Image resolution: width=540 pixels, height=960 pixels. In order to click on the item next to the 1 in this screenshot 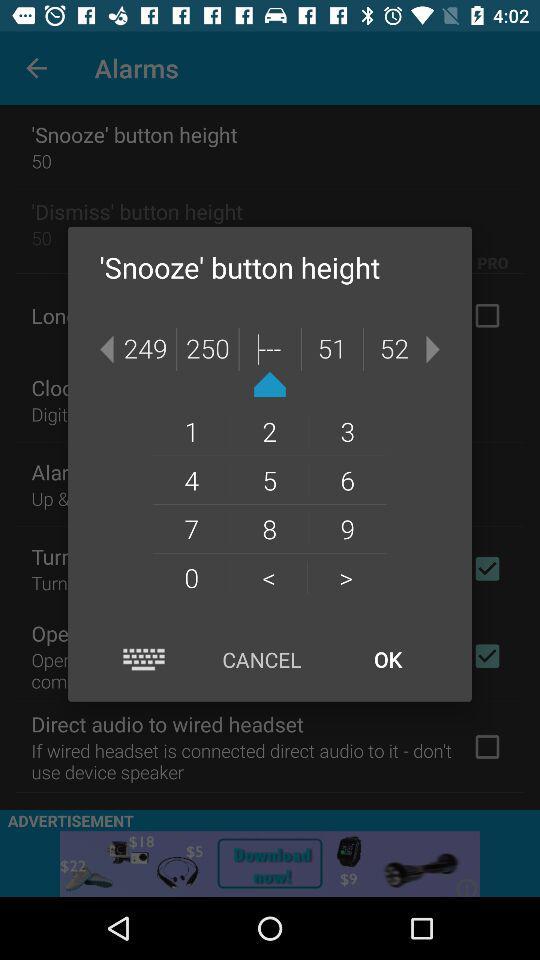, I will do `click(269, 480)`.